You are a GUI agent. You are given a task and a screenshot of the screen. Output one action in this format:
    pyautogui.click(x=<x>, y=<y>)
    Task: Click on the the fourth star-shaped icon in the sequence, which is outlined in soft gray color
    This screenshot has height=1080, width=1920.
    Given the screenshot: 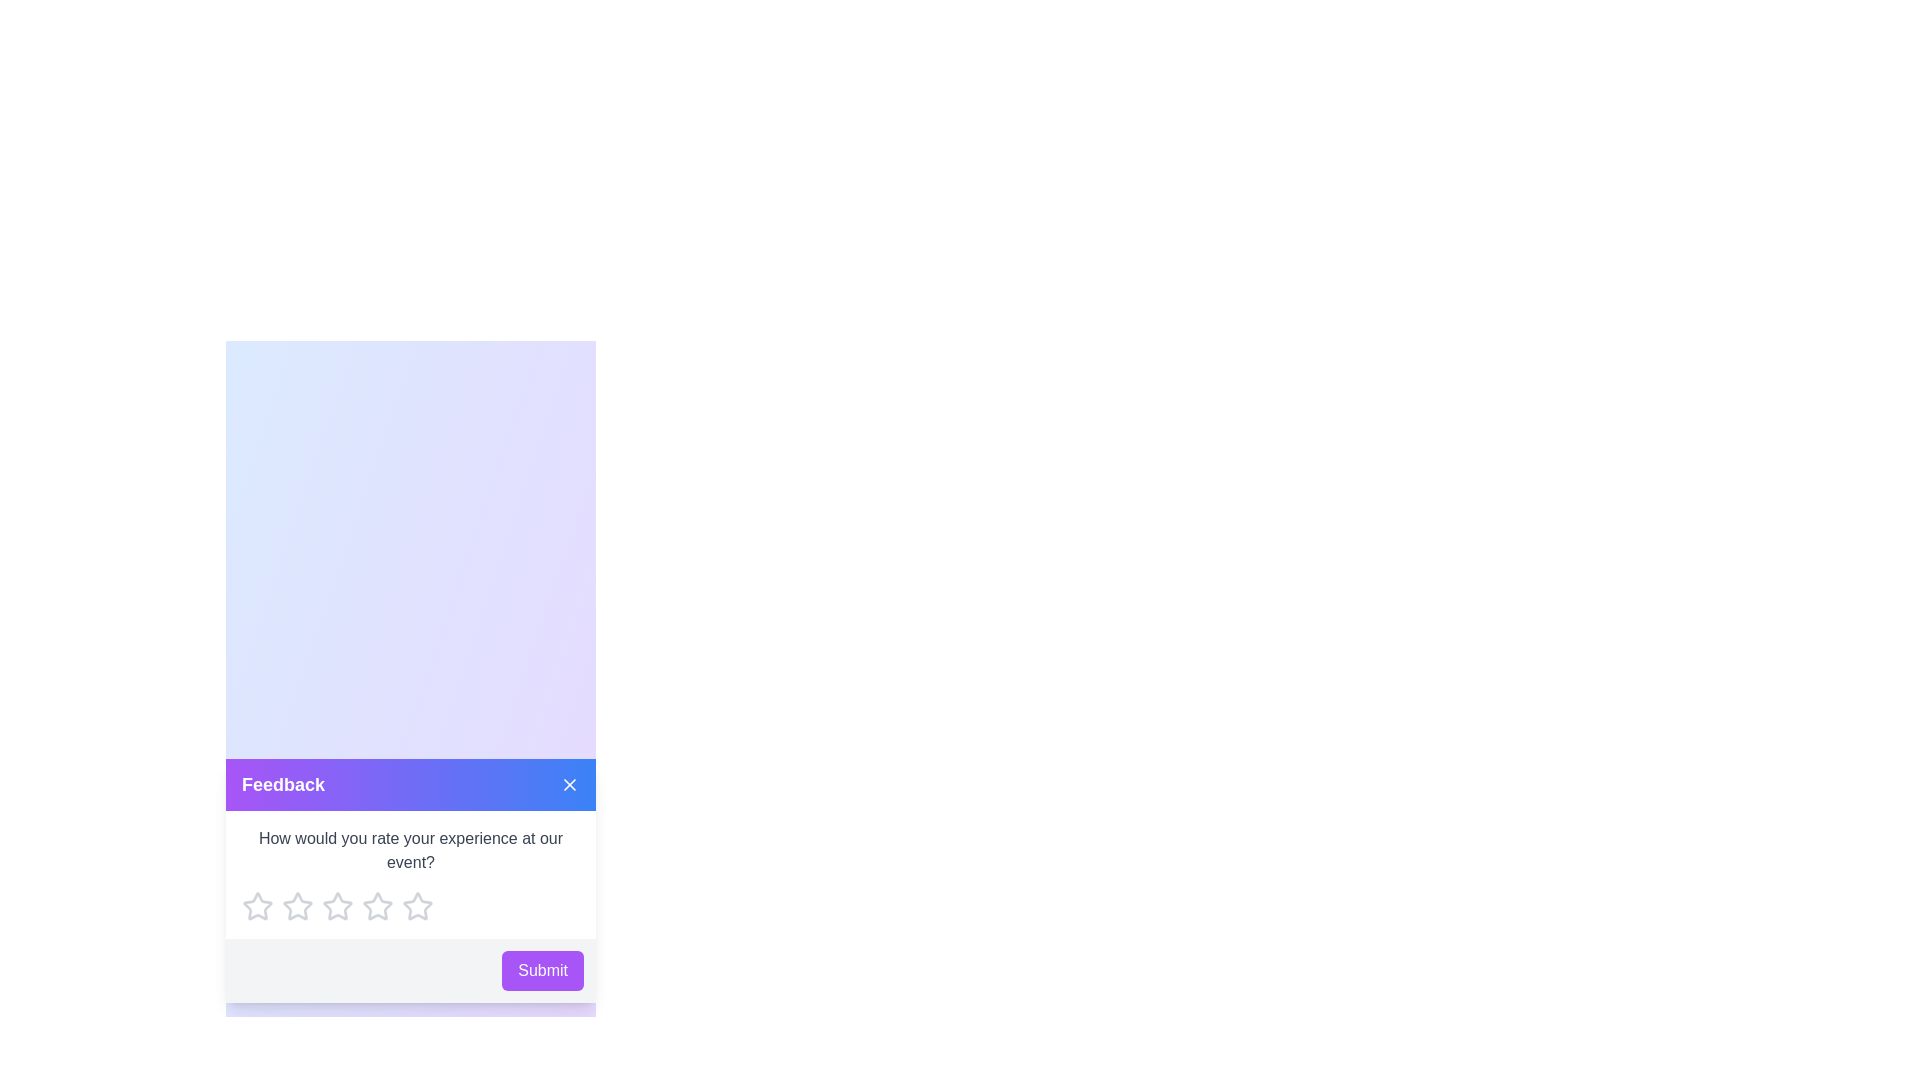 What is the action you would take?
    pyautogui.click(x=337, y=906)
    